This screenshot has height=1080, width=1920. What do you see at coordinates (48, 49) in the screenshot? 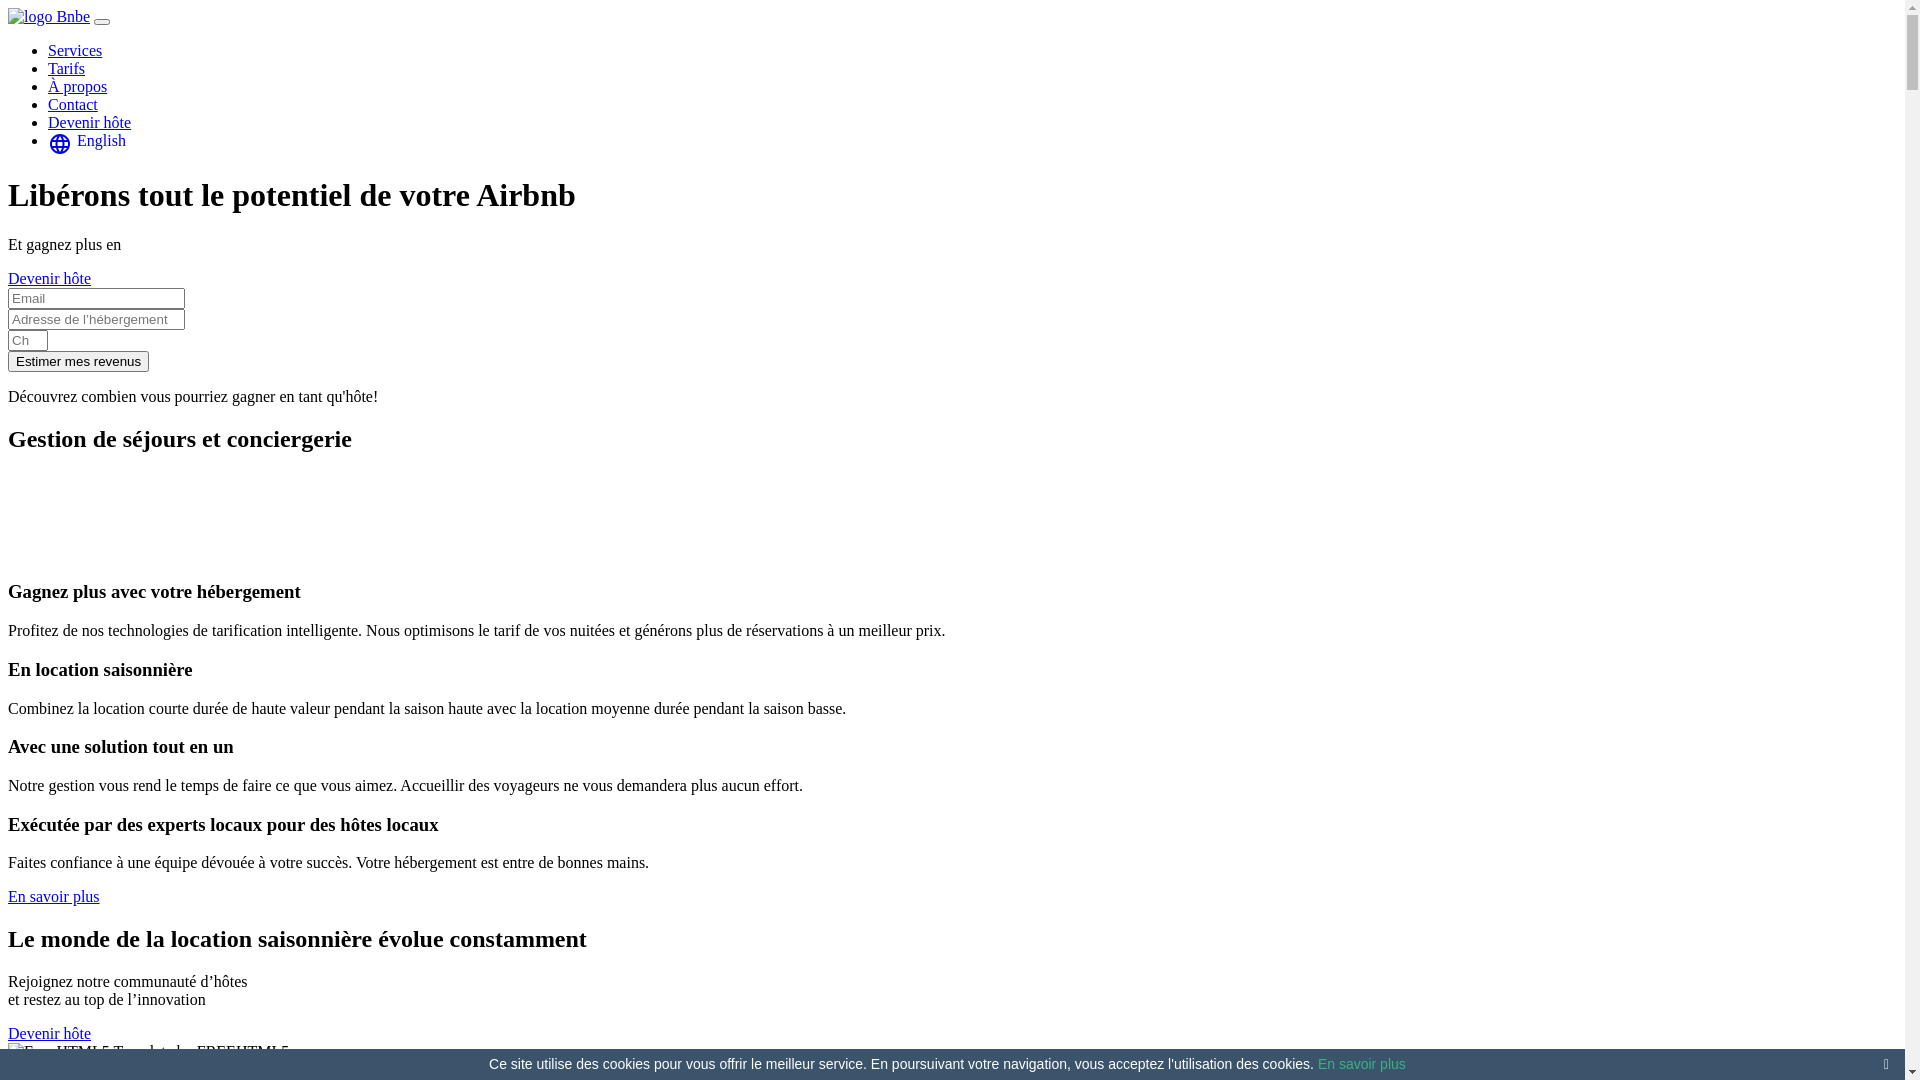
I see `'Services'` at bounding box center [48, 49].